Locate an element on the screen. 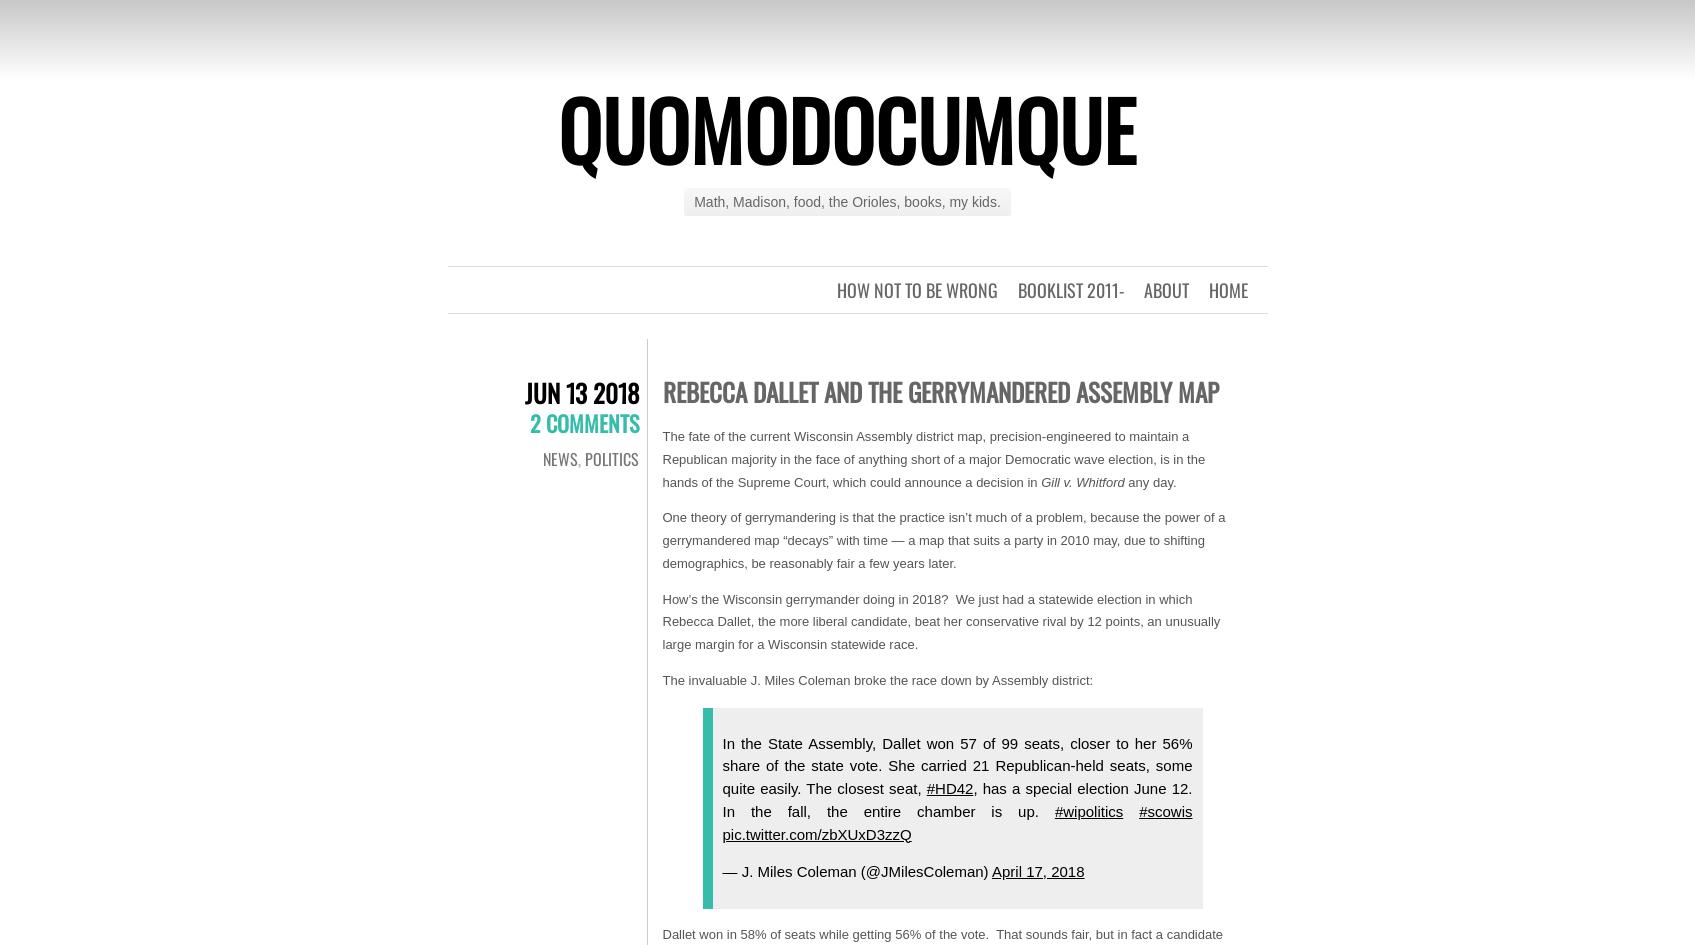  '— J. Miles Coleman (@JMilesColeman)' is located at coordinates (855, 871).